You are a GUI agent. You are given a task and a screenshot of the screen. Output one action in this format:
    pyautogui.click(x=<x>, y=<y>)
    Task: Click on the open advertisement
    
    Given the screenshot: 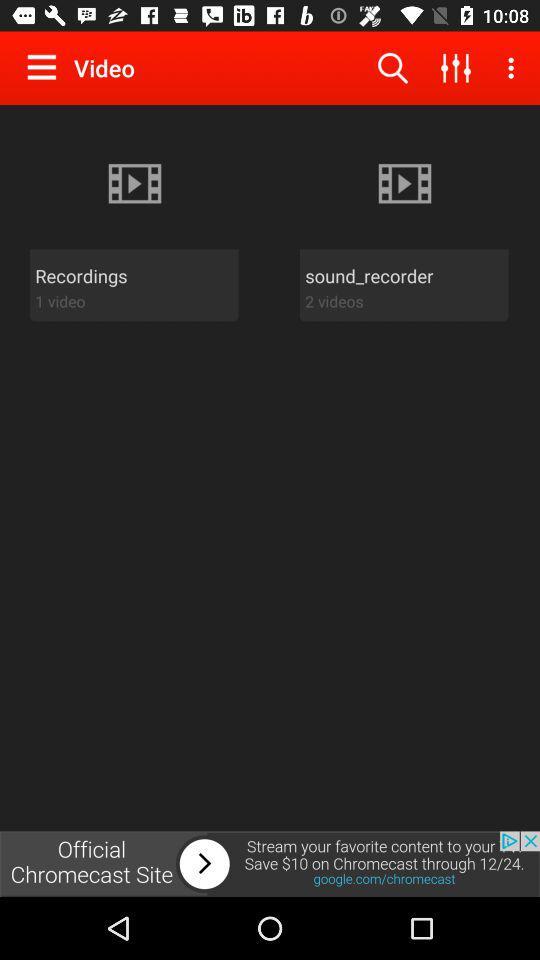 What is the action you would take?
    pyautogui.click(x=270, y=863)
    